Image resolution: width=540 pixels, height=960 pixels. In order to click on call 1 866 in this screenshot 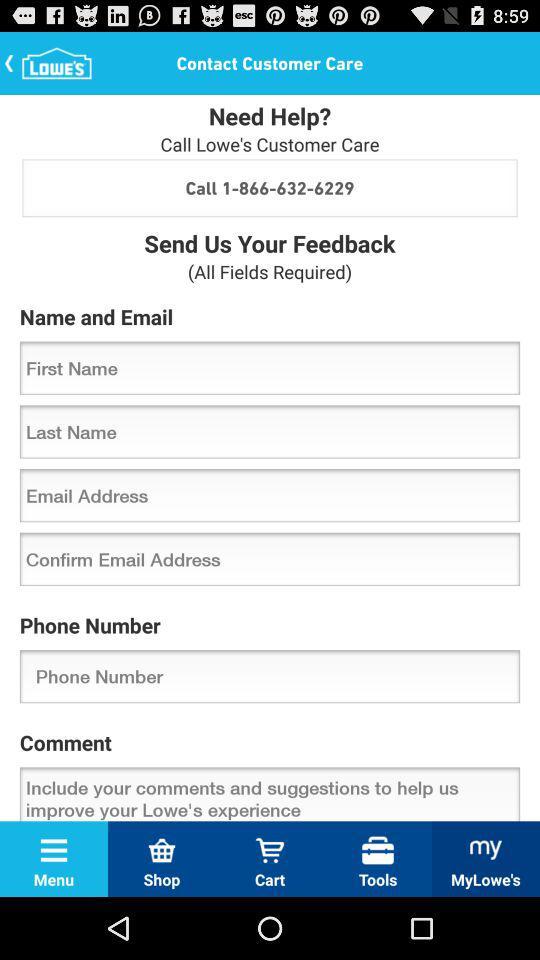, I will do `click(270, 187)`.